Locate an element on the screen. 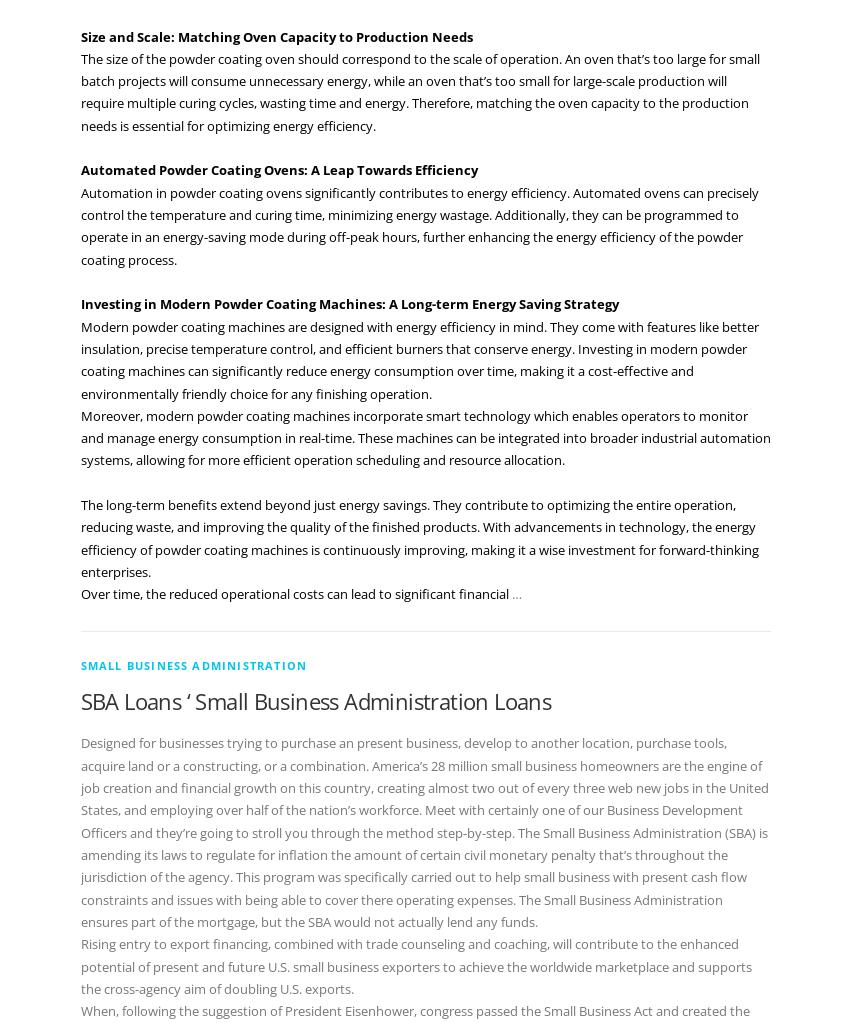  'Designed for businesses trying to purchase an present business, develop to another location, purchase tools, acquire land or a constructing, or a combination. America’s 28 million small business homeowners are the engine of job creation and financial growth on this country, creating almost two out of every three web new jobs in the United States, and employing over half of the nation’s workforce. Meet with certainly one of our Business Development Officers and they’re going to stroll you through the method step-by-step. The Small Business Administration (SBA) is amending its laws to regulate for inflation the amount of certain civil monetary penalty that’s throughout the jurisdiction of the agency. This program was specifically carried out to help small business with present cash flow constraints and issues with being able to cover there operating expenses. The Small Business Administration ensures part of the mortgage, but the SBA would not actually lend any funds.' is located at coordinates (422, 831).